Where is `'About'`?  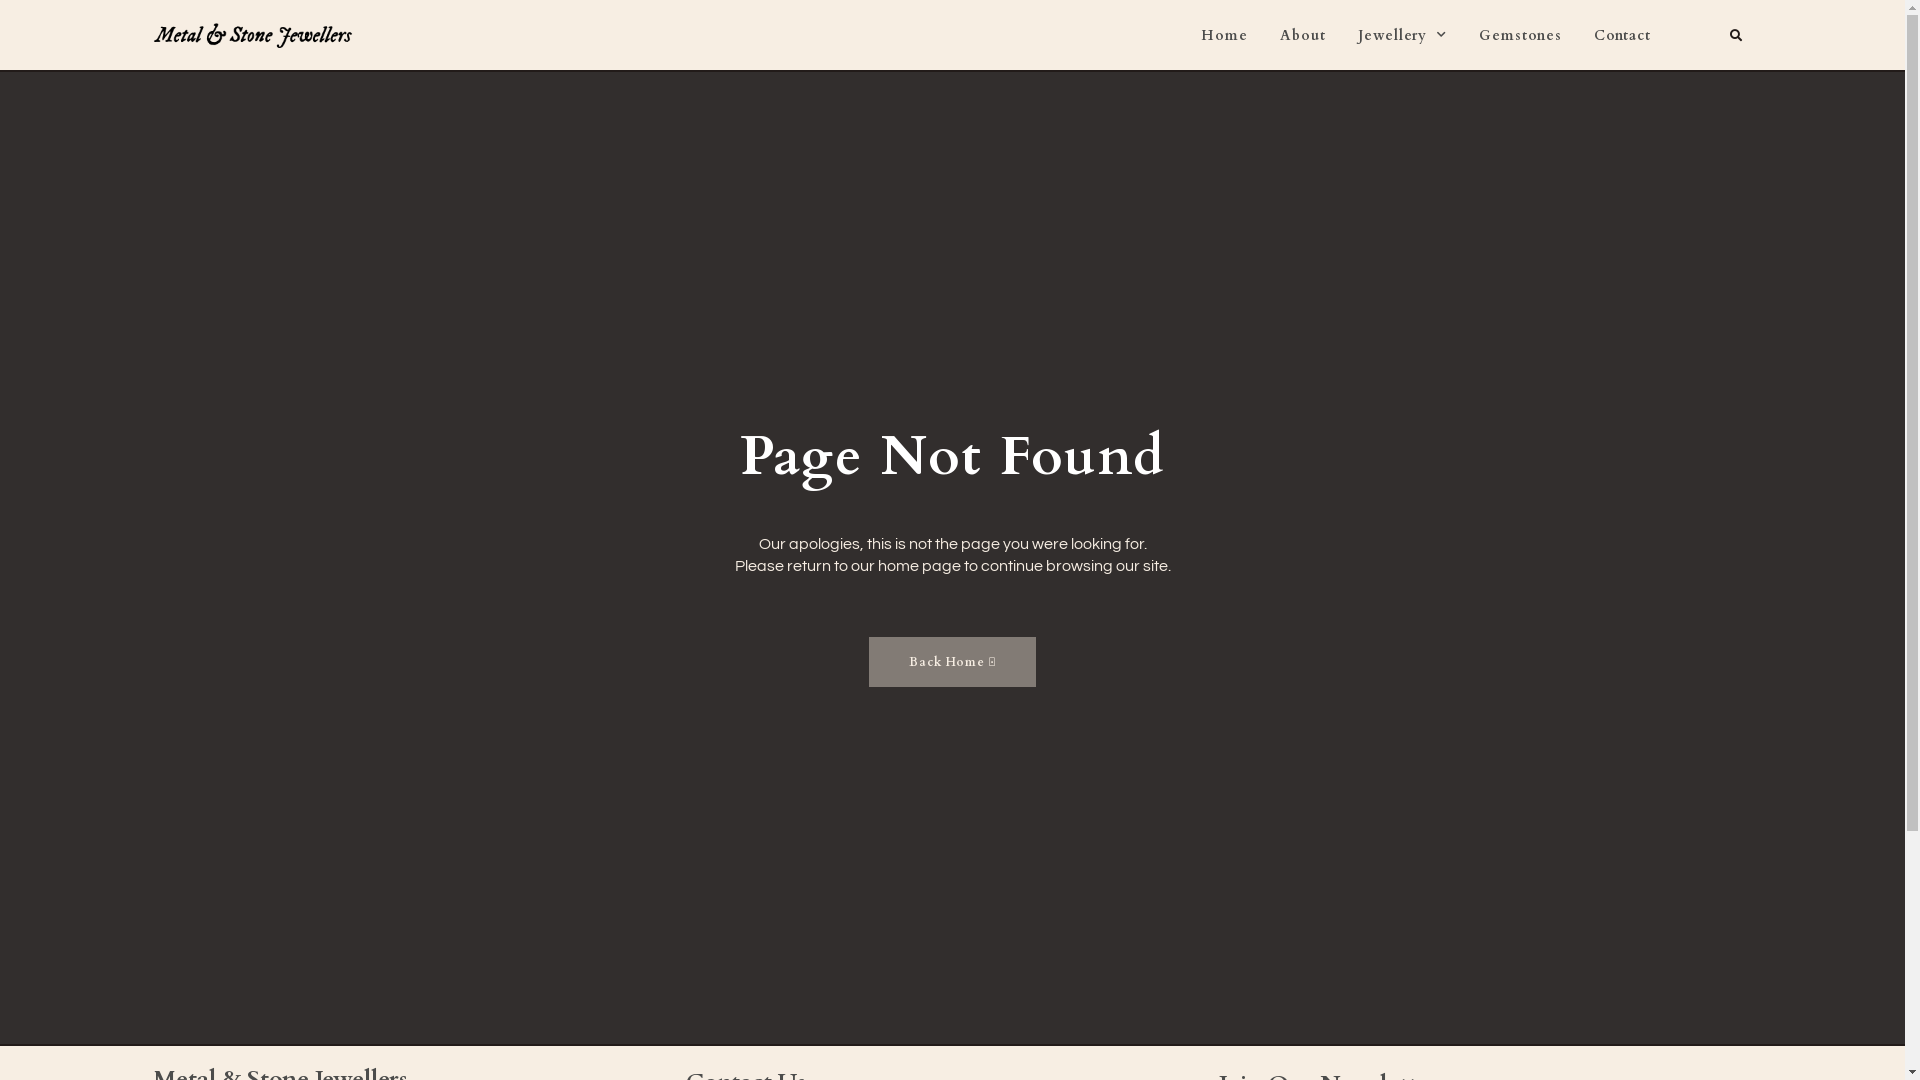
'About' is located at coordinates (1302, 35).